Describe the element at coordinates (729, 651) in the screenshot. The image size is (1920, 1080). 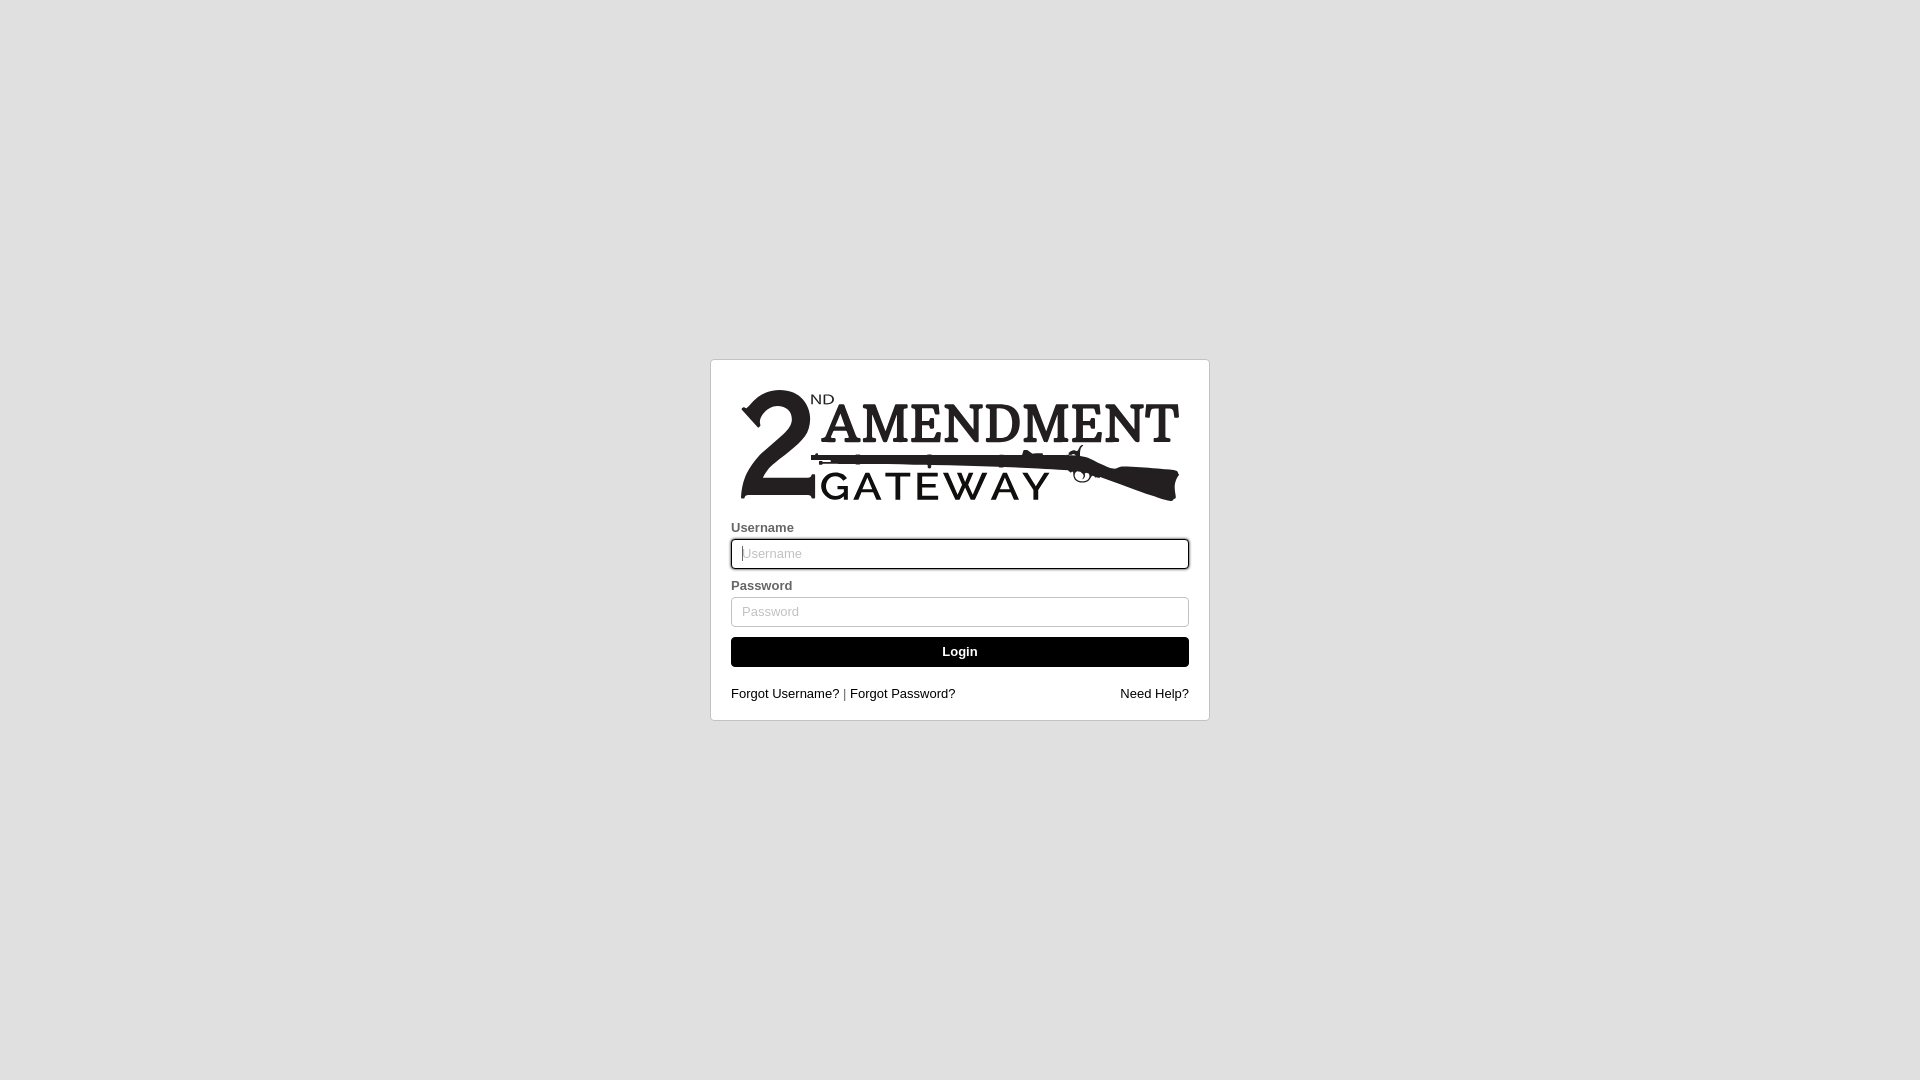
I see `'Login'` at that location.